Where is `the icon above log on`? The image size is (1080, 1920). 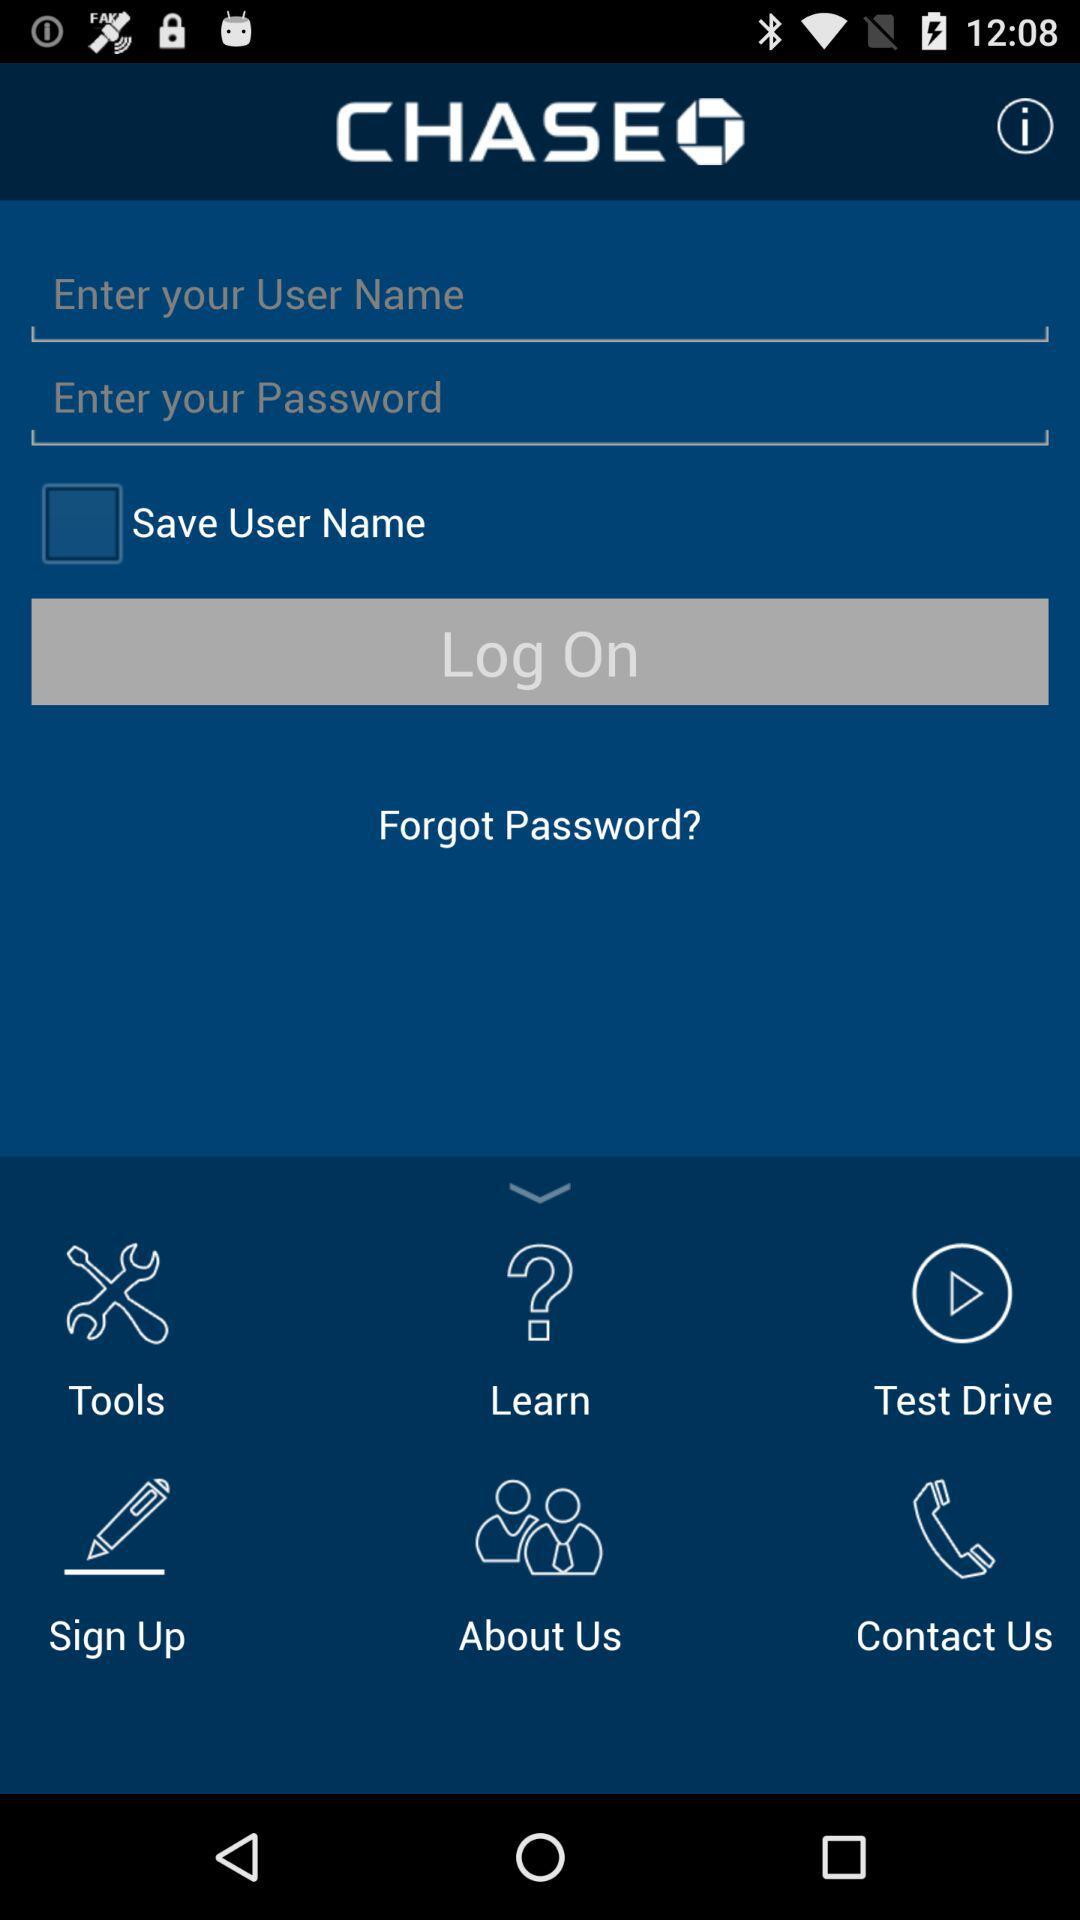 the icon above log on is located at coordinates (80, 522).